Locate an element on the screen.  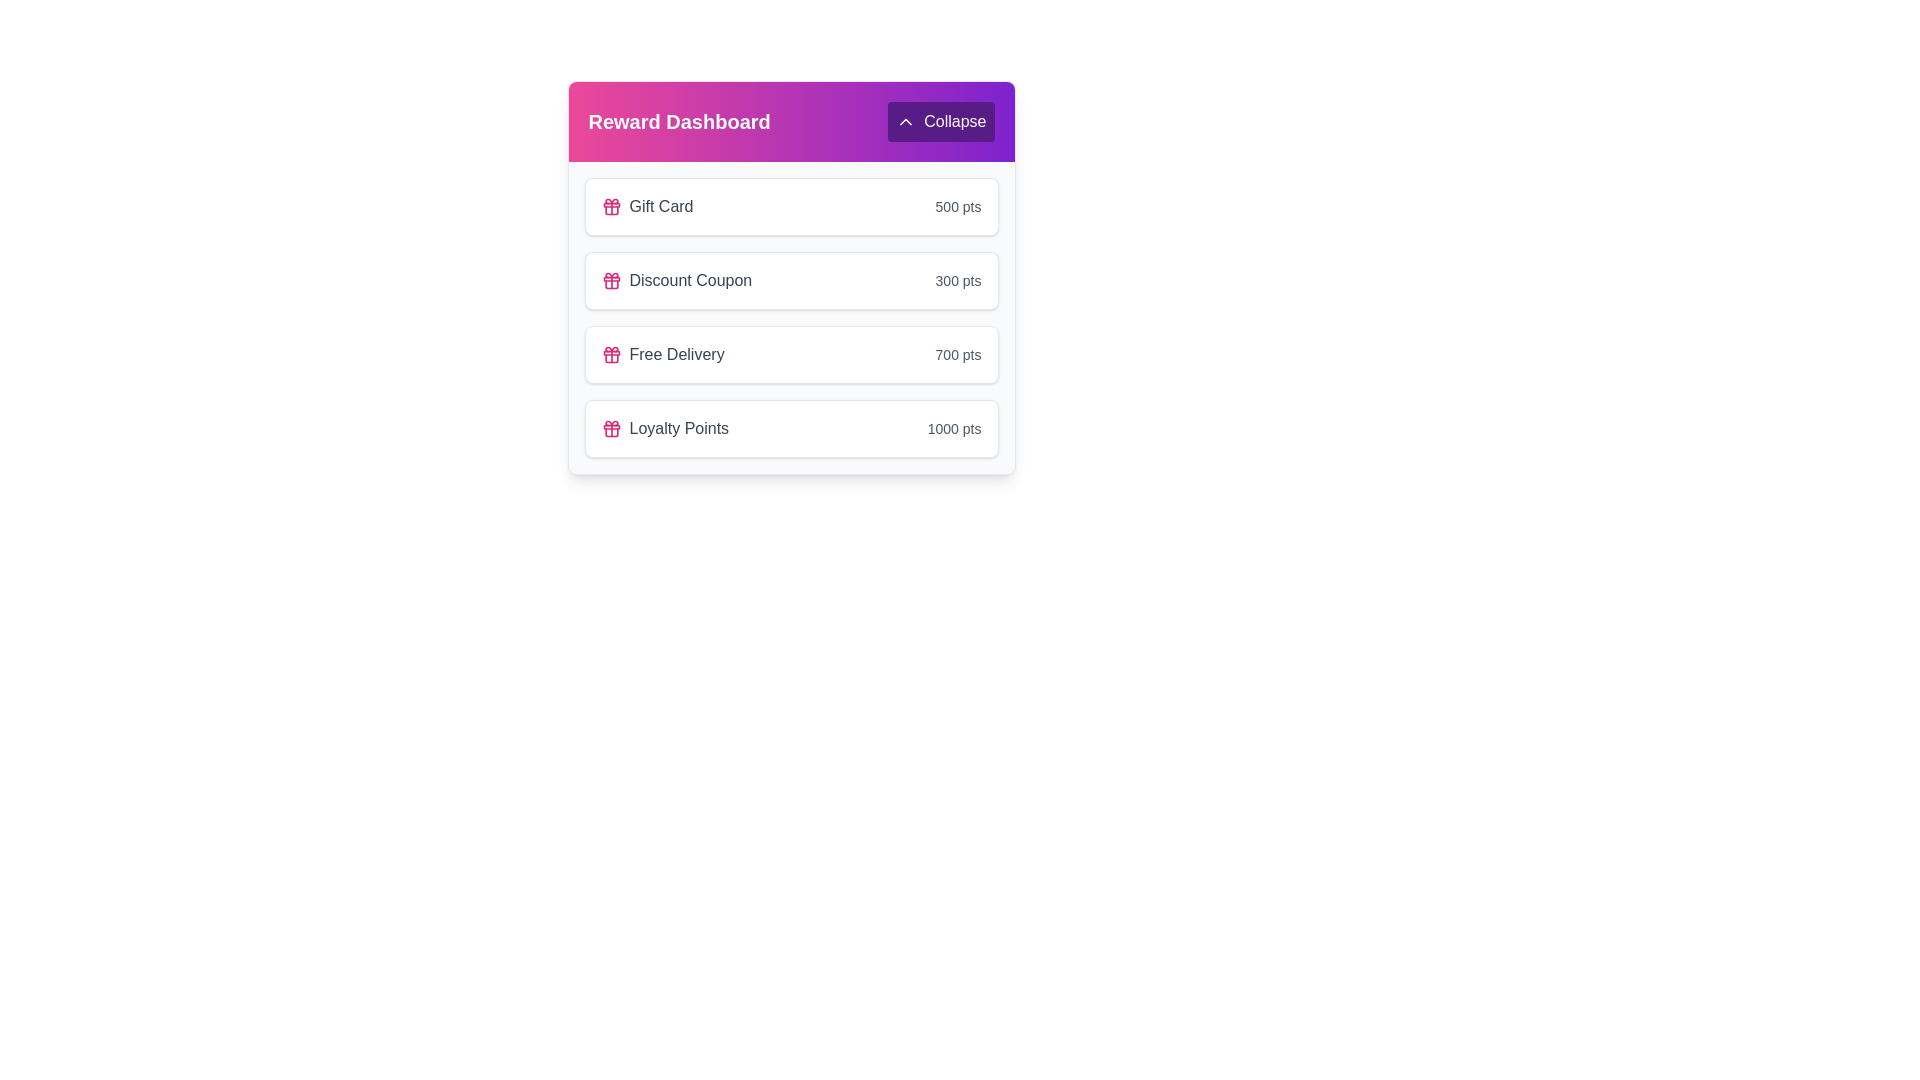
the thin, rounded rectangle styled as a horizontal bar within the pink gift icon, which is located to the left of the text labels 'Gift Card' and 'Loyalty Points' is located at coordinates (610, 426).